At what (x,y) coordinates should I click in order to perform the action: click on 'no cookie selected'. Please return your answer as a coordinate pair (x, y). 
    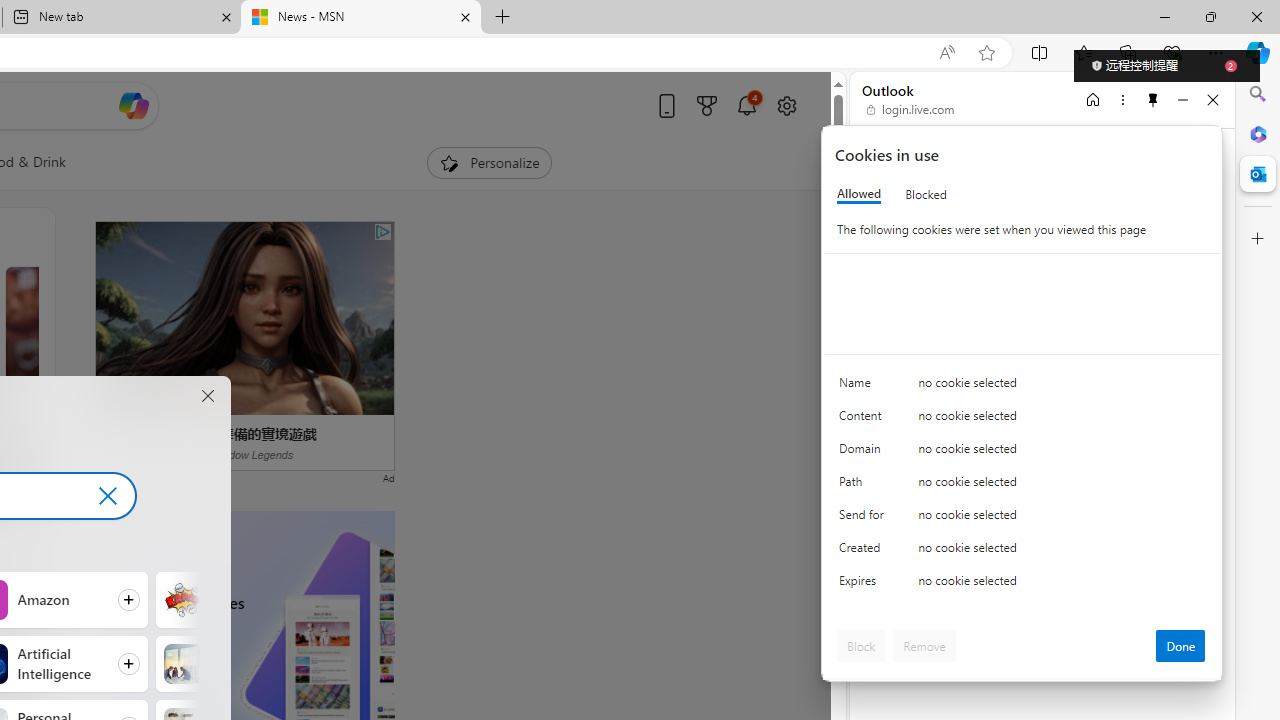
    Looking at the image, I should click on (1061, 585).